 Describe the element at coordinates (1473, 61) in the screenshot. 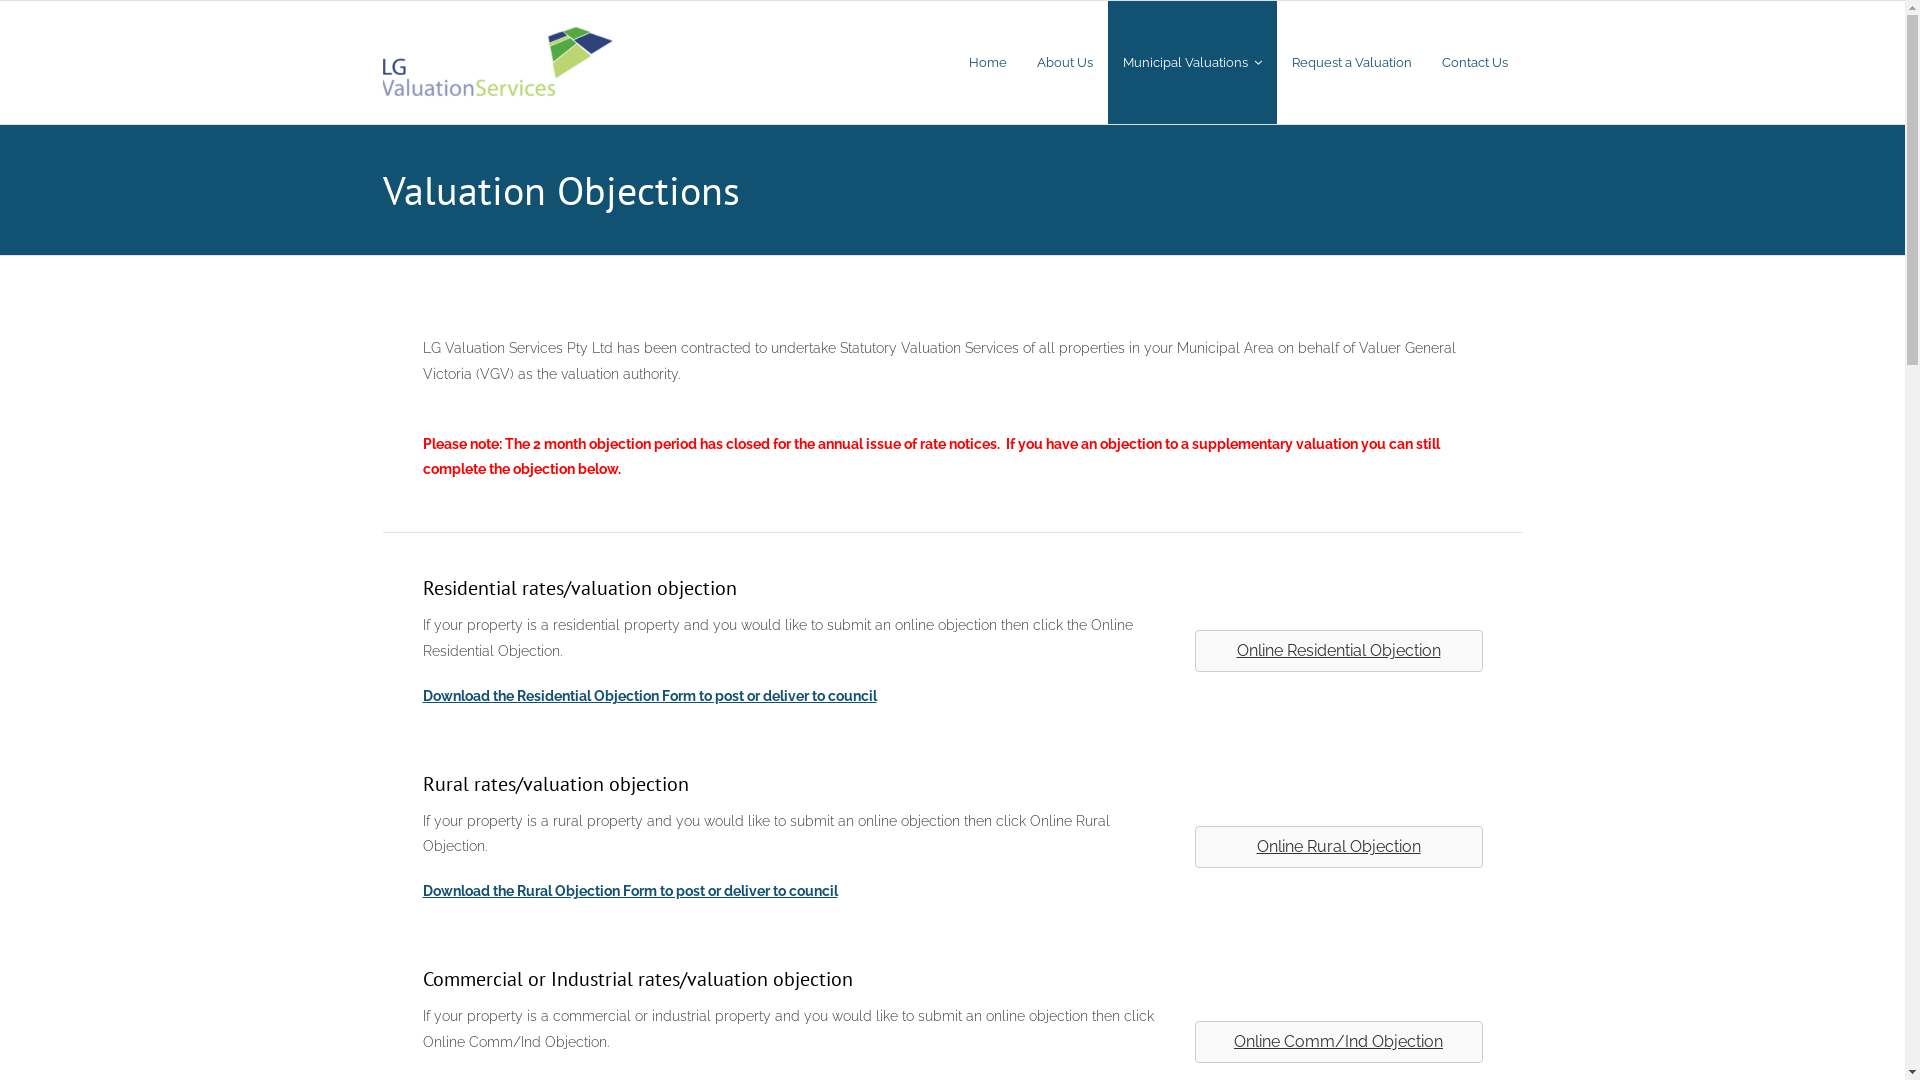

I see `'Contact Us'` at that location.